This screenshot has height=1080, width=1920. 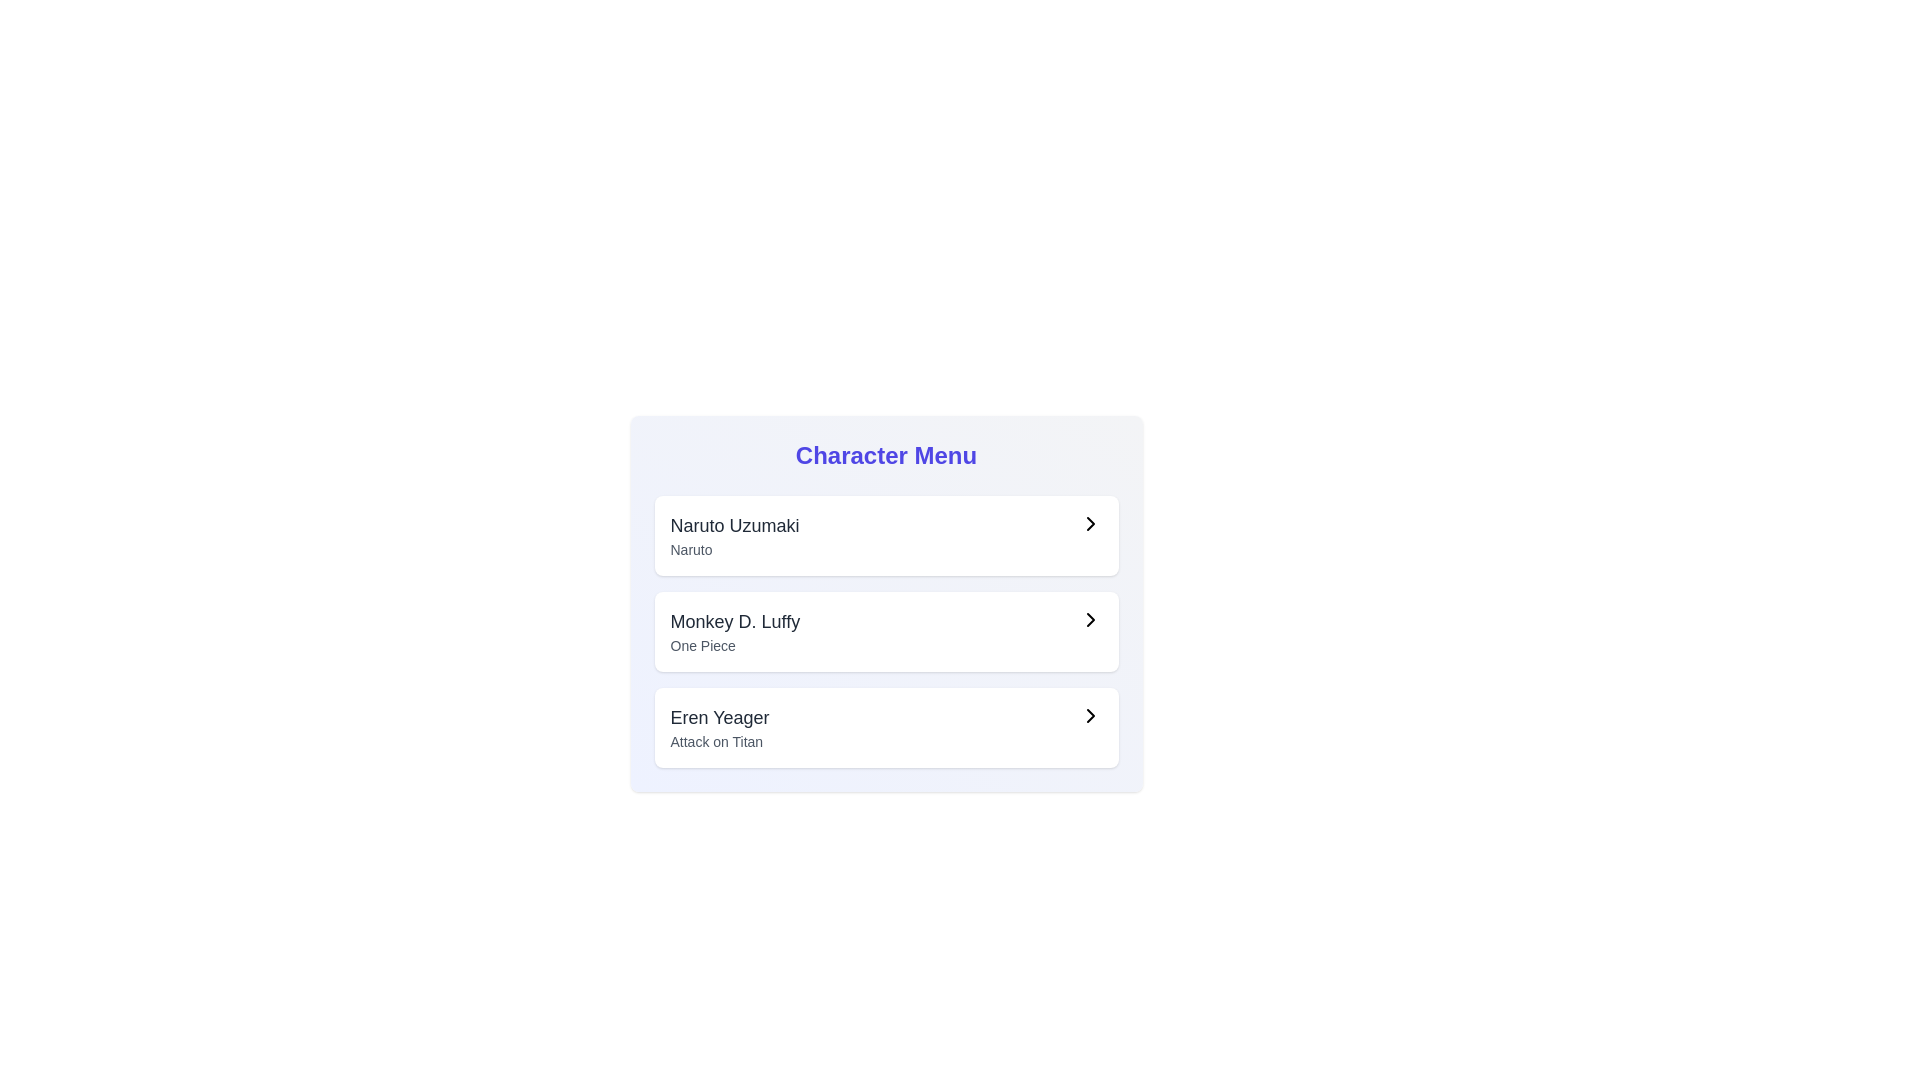 What do you see at coordinates (885, 632) in the screenshot?
I see `the navigational button for 'Monkey D. Luffy' located in the Character Menu, which is the second entry in the list` at bounding box center [885, 632].